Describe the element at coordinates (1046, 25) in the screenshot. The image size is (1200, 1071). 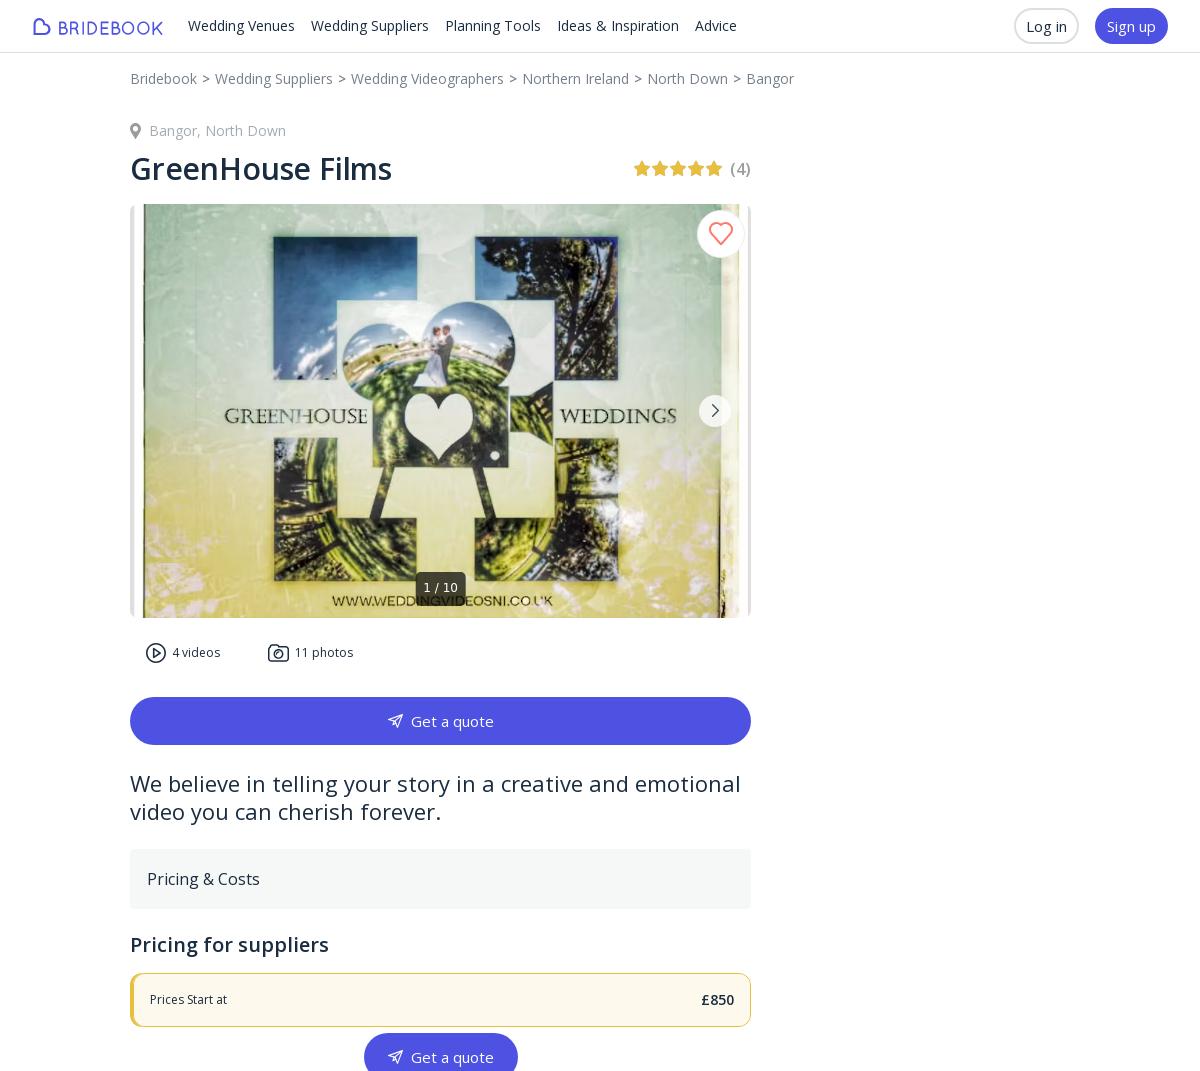
I see `'Log in'` at that location.